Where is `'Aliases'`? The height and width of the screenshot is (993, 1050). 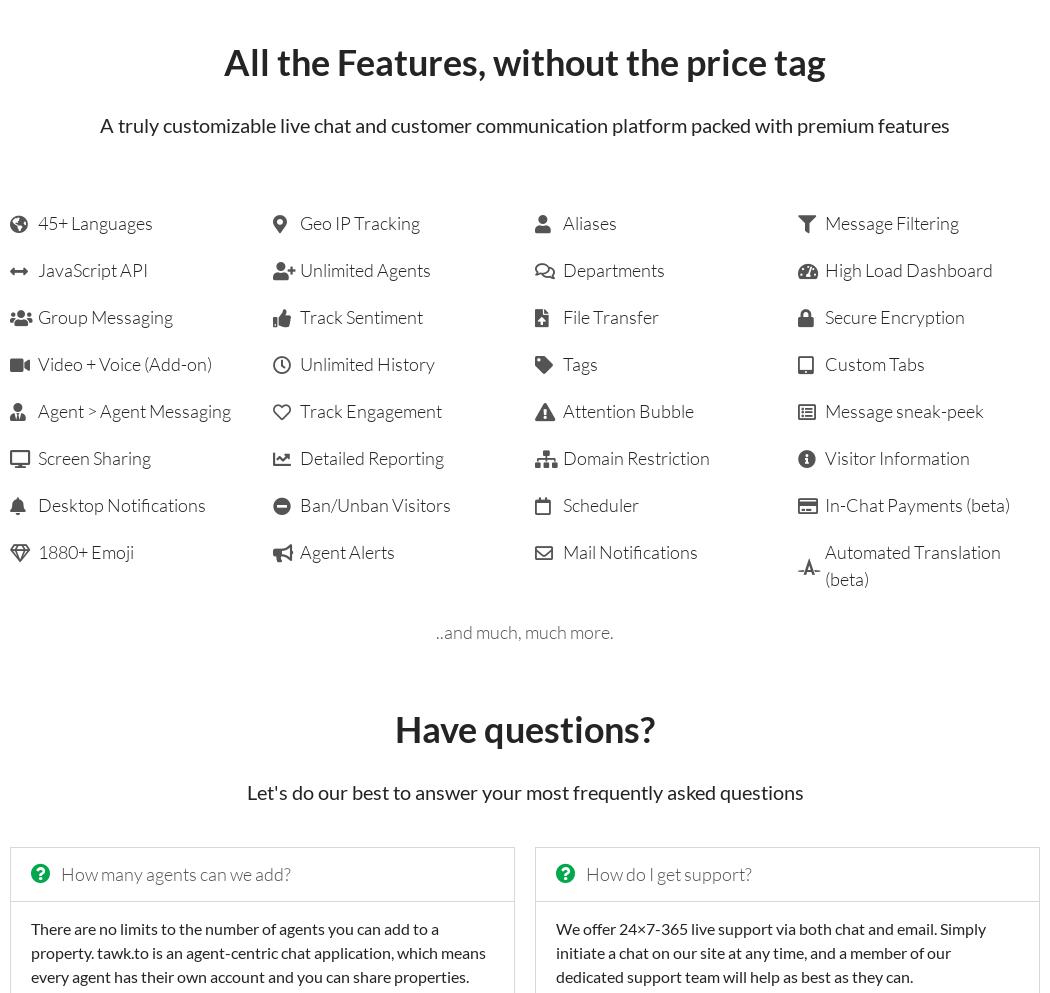
'Aliases' is located at coordinates (561, 223).